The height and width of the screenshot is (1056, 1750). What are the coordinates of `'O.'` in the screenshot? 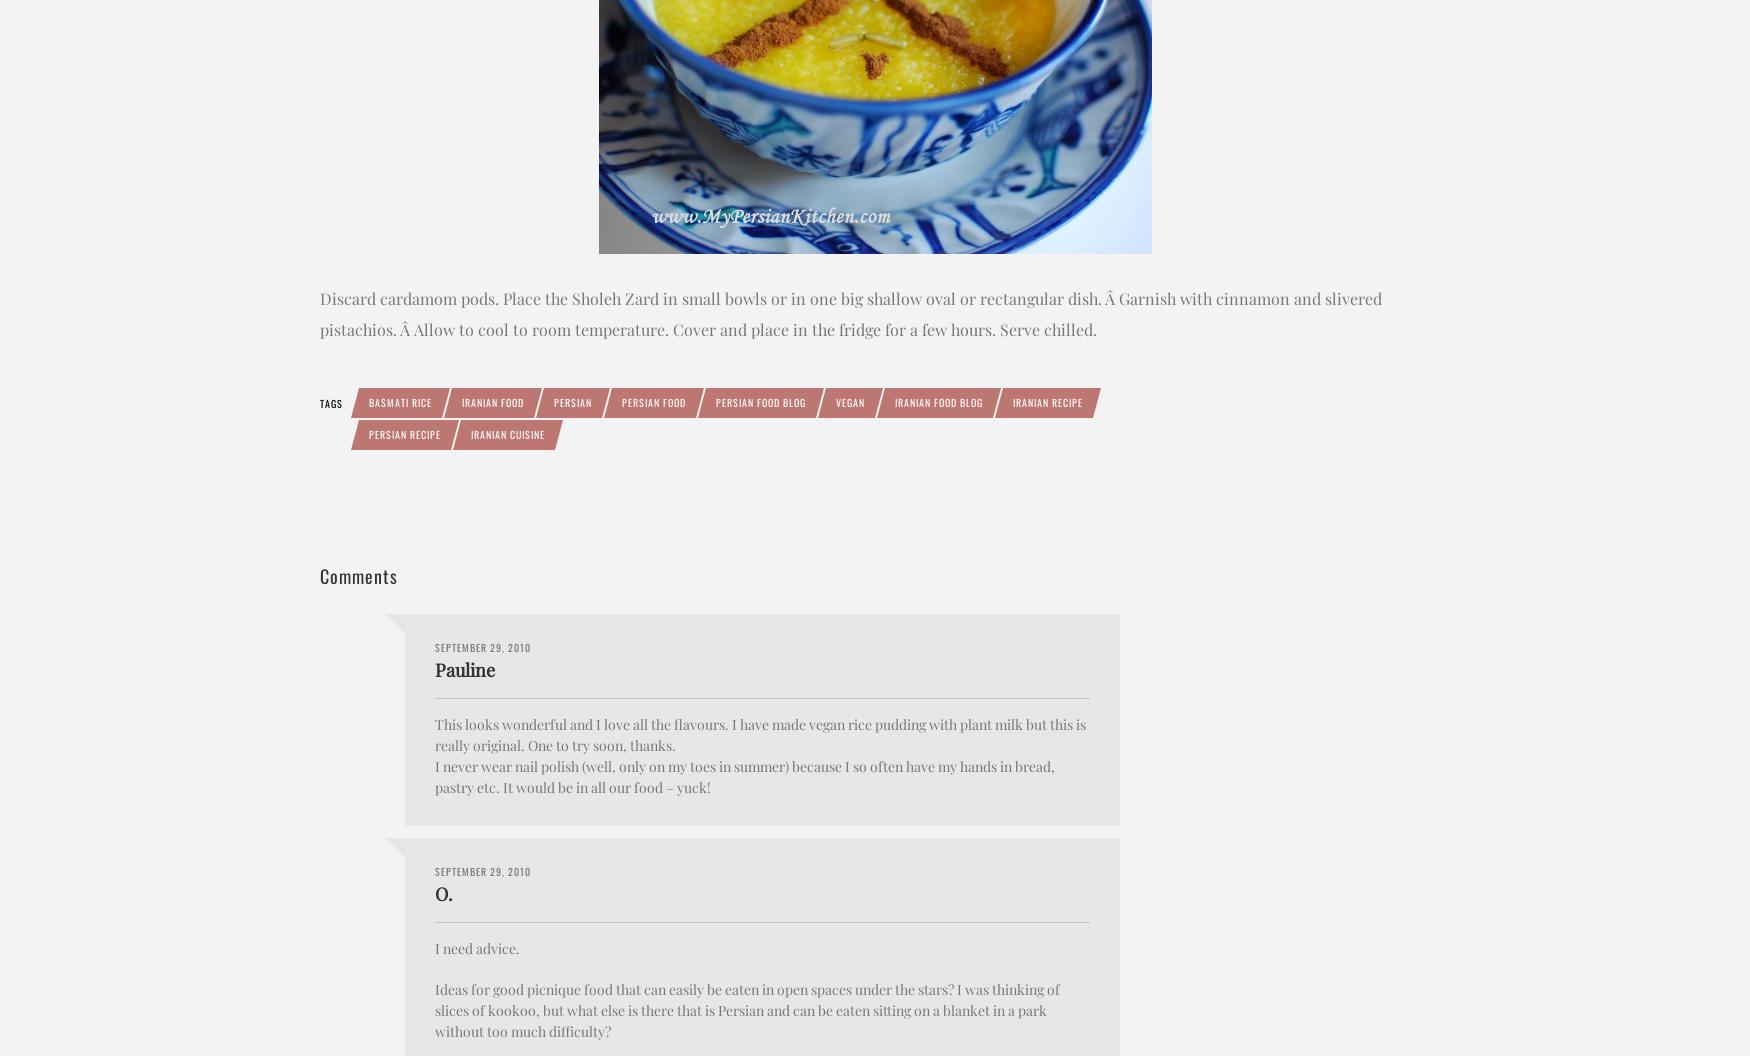 It's located at (443, 891).